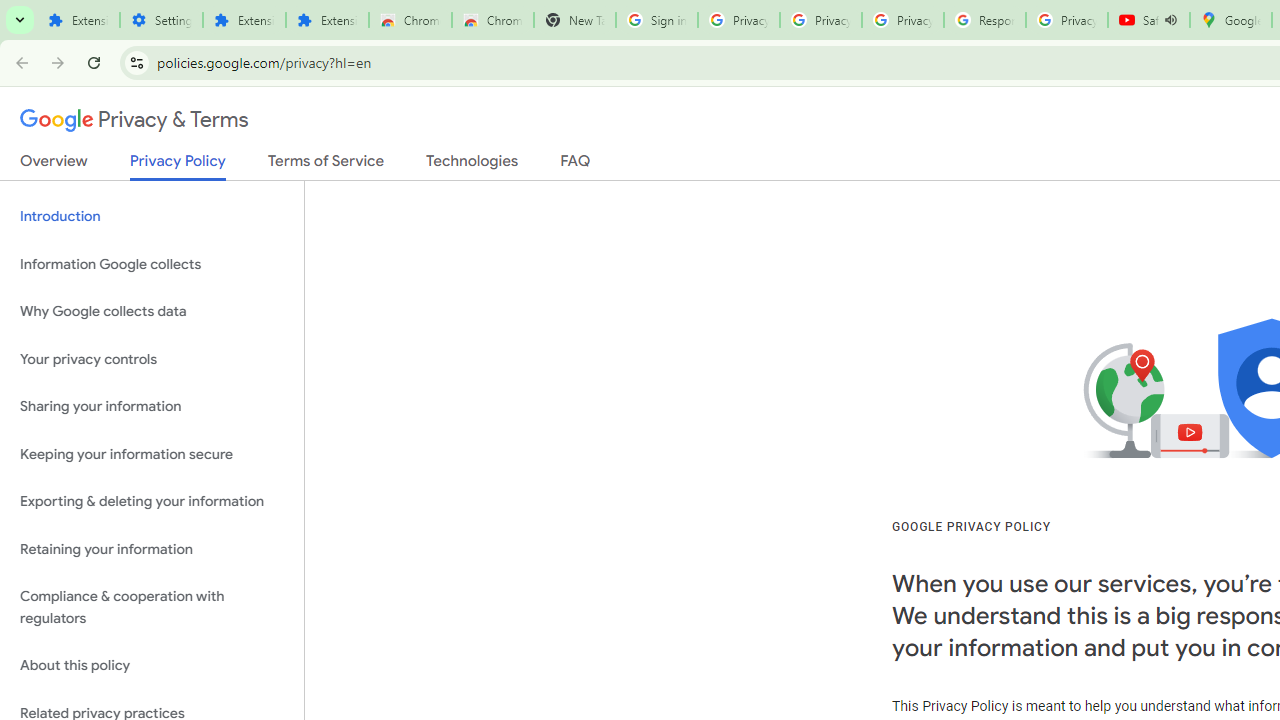 Image resolution: width=1280 pixels, height=720 pixels. What do you see at coordinates (151, 358) in the screenshot?
I see `'Your privacy controls'` at bounding box center [151, 358].